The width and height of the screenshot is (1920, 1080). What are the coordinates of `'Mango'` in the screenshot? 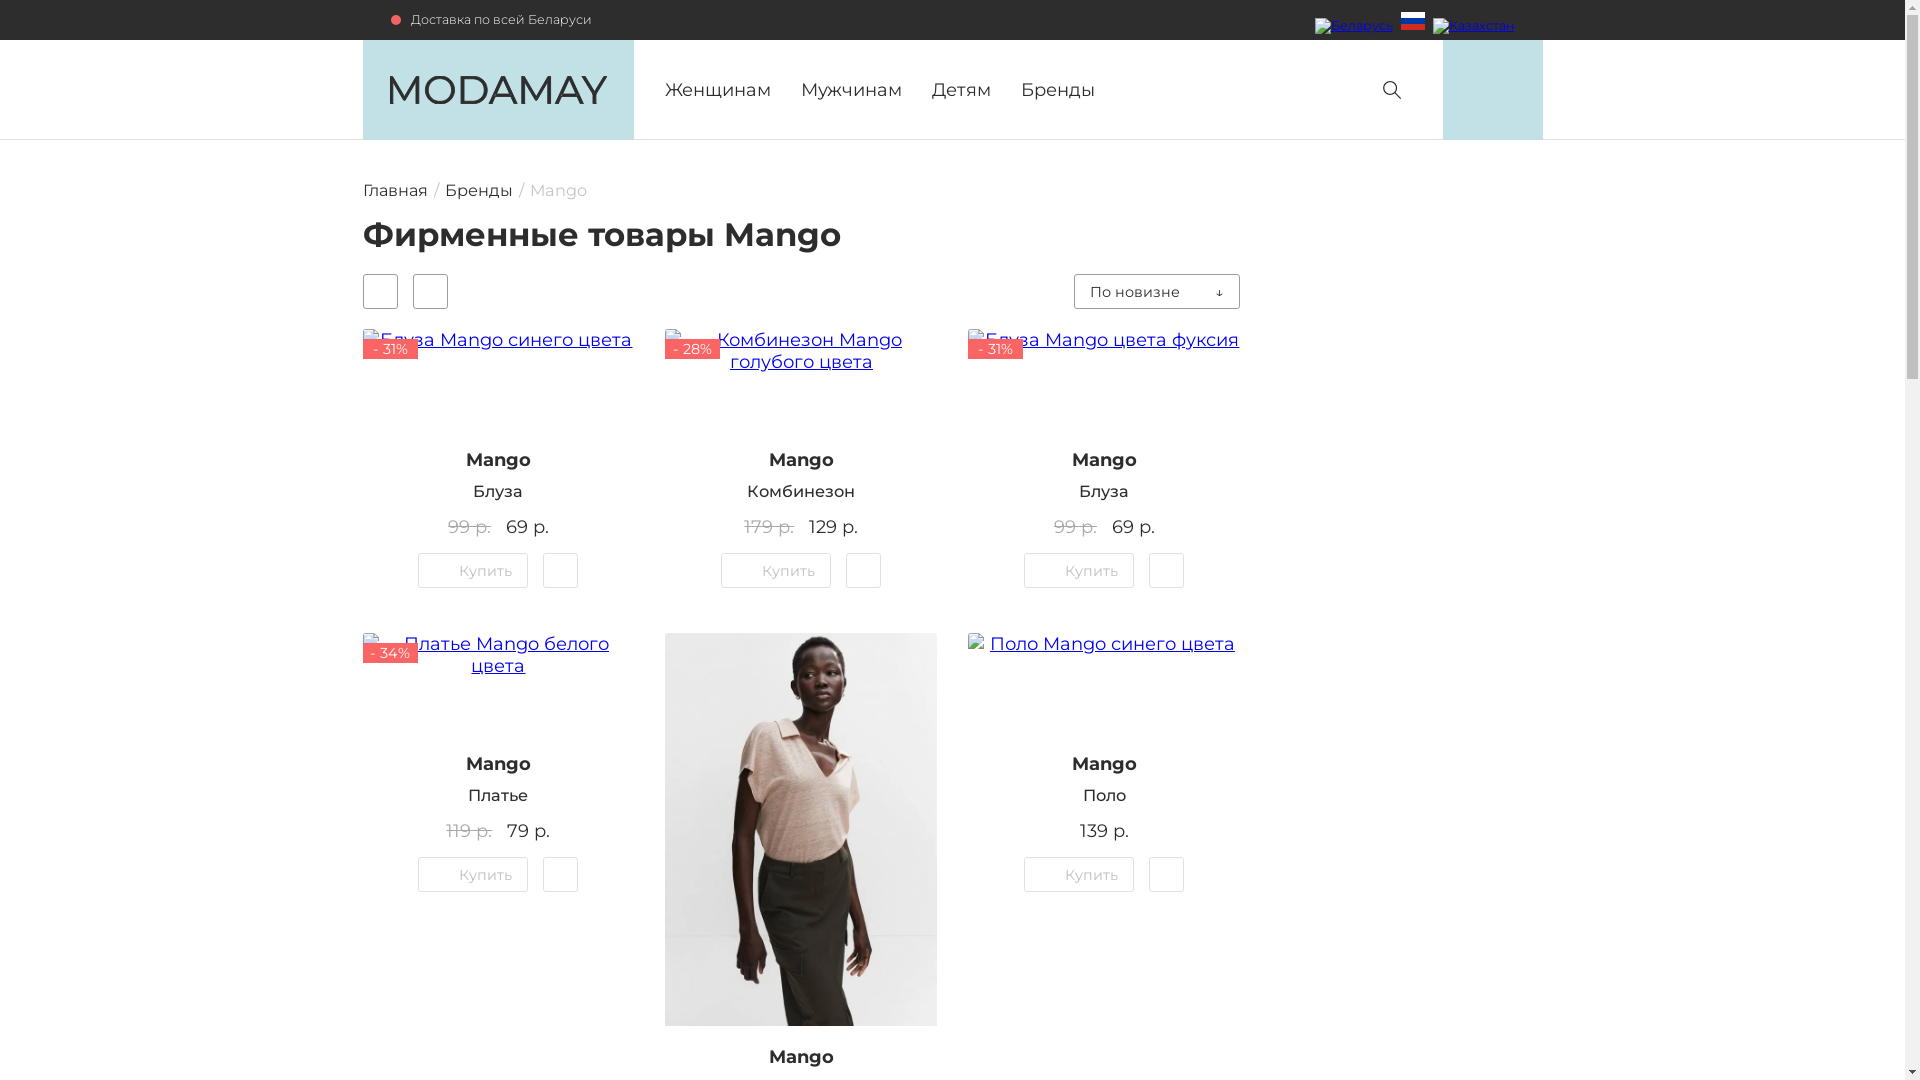 It's located at (1103, 763).